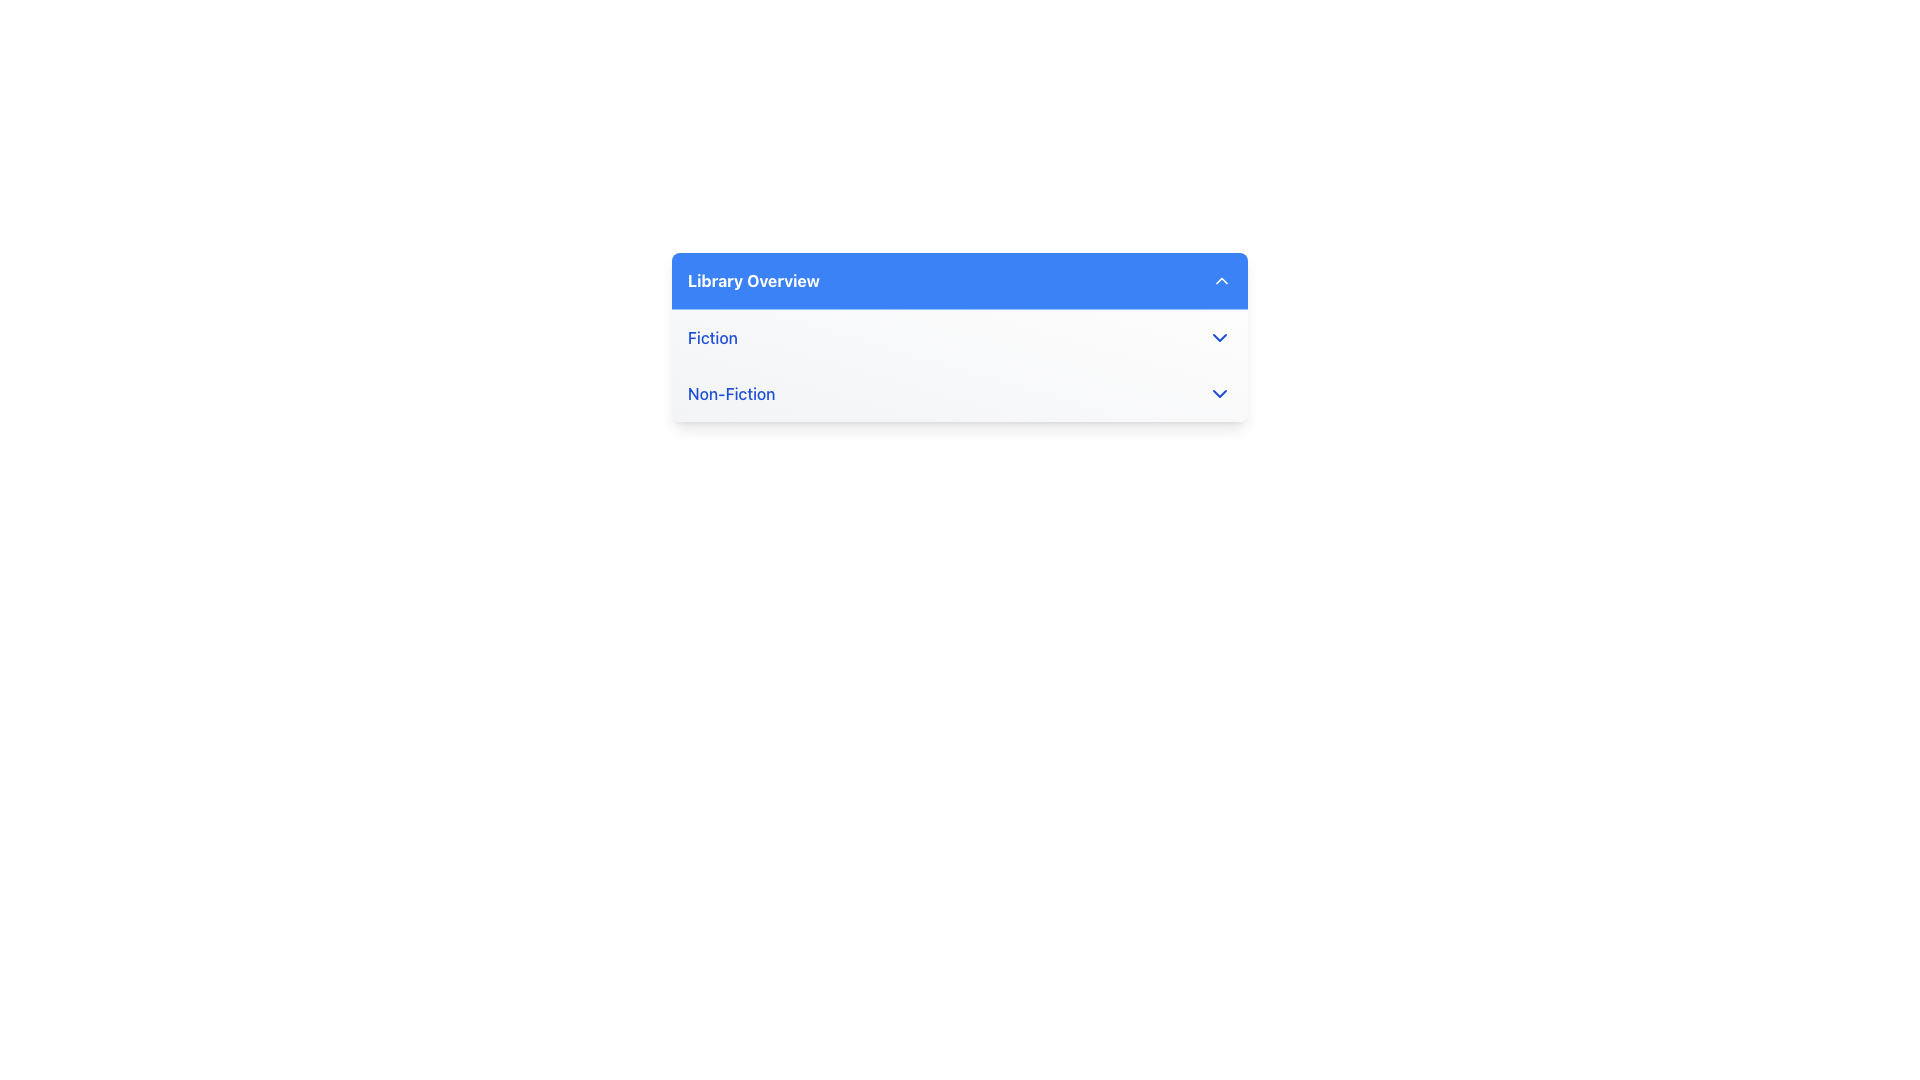 The height and width of the screenshot is (1080, 1920). I want to click on the chevron icon located at the far-right end of the blue header bar labeled 'Library Overview', so click(1221, 281).